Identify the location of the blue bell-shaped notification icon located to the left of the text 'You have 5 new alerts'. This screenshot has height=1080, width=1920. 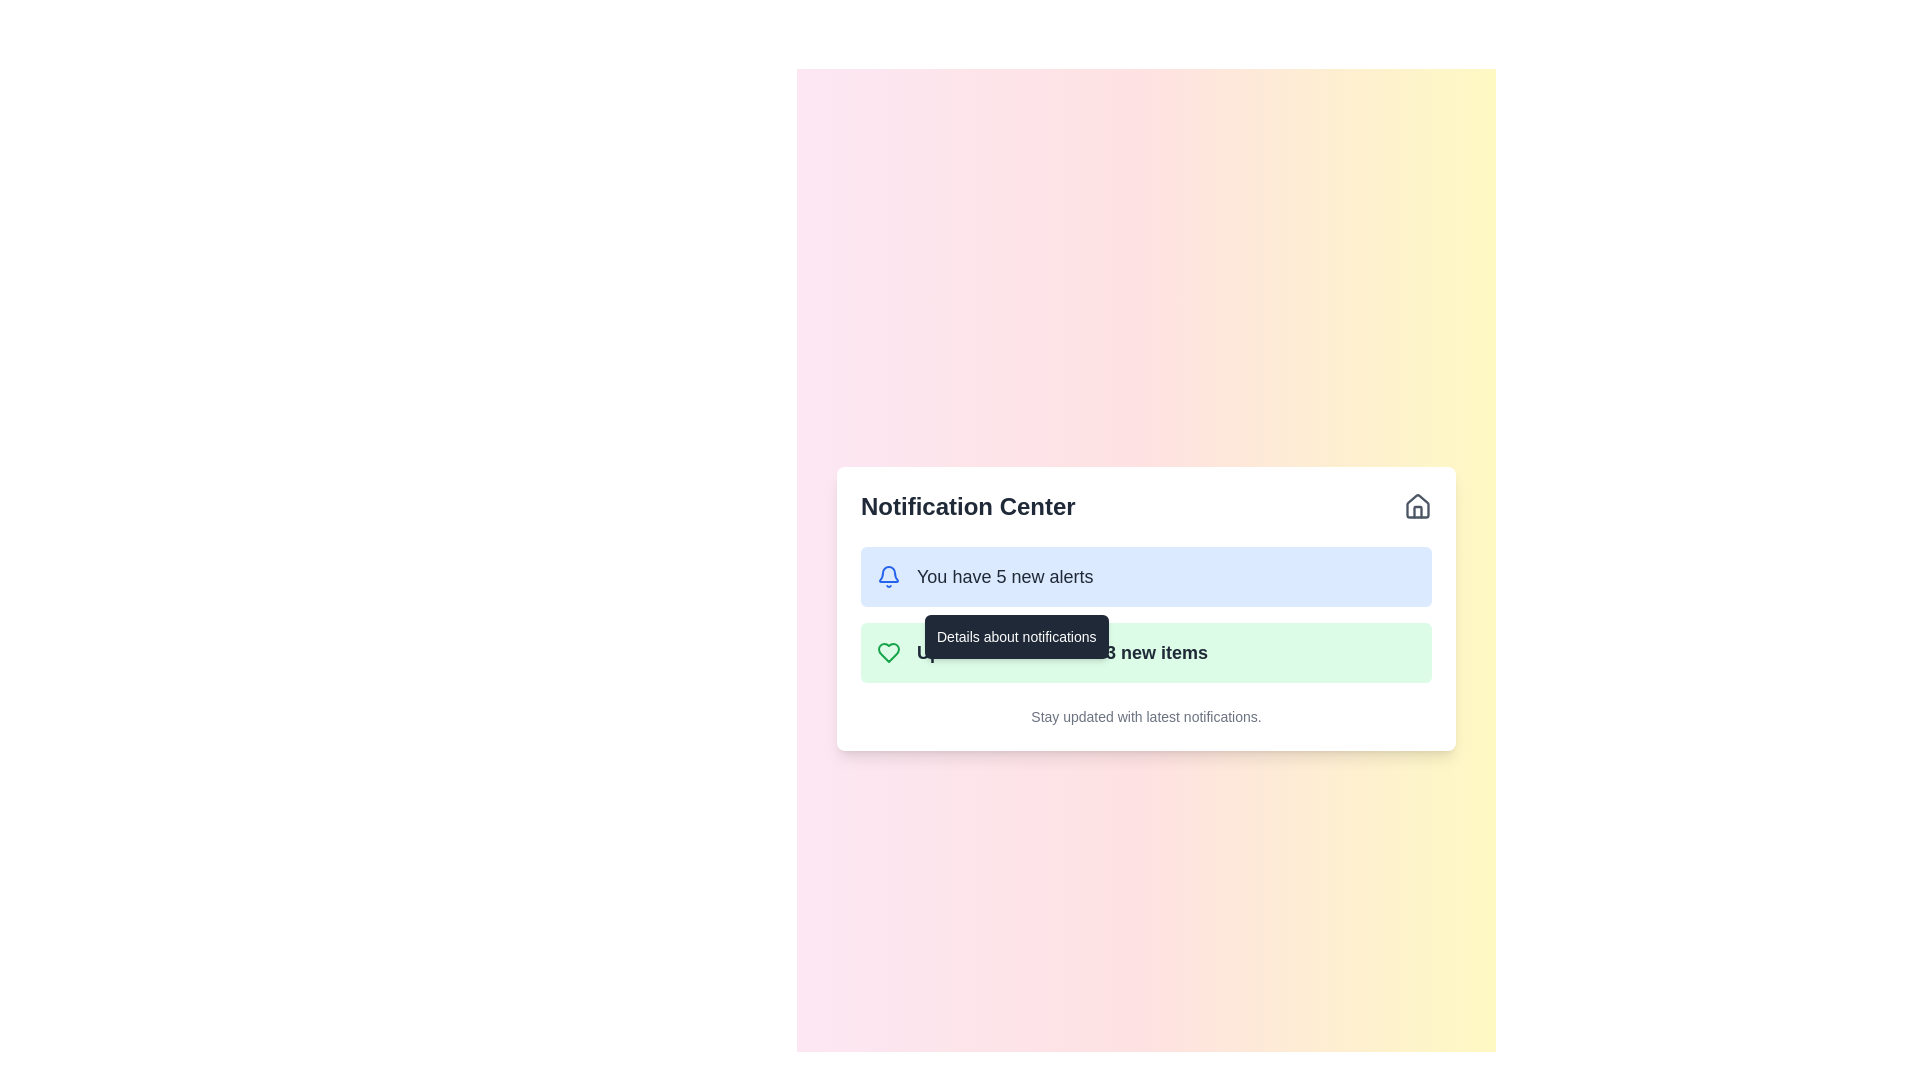
(887, 577).